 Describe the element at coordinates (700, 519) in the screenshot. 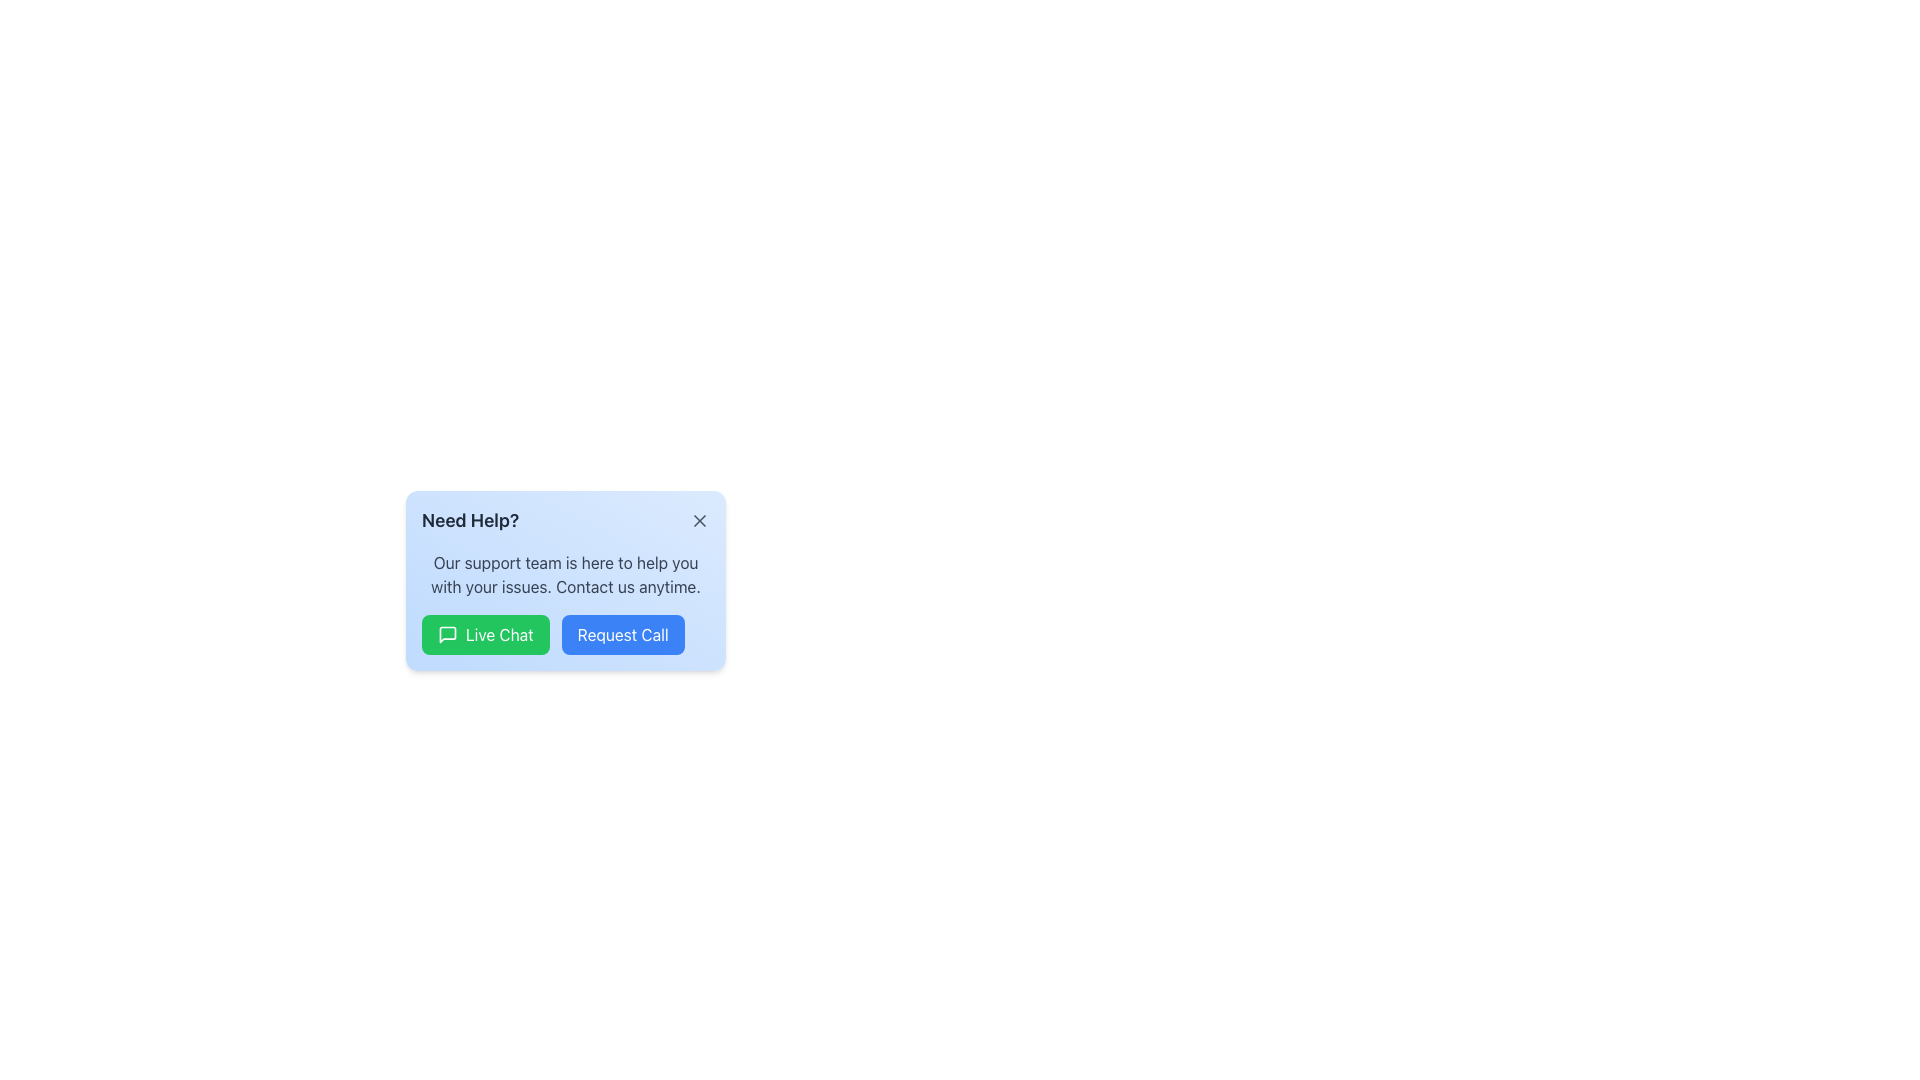

I see `the close icon located in the top-right corner of the 'Need Help?' dialog box` at that location.